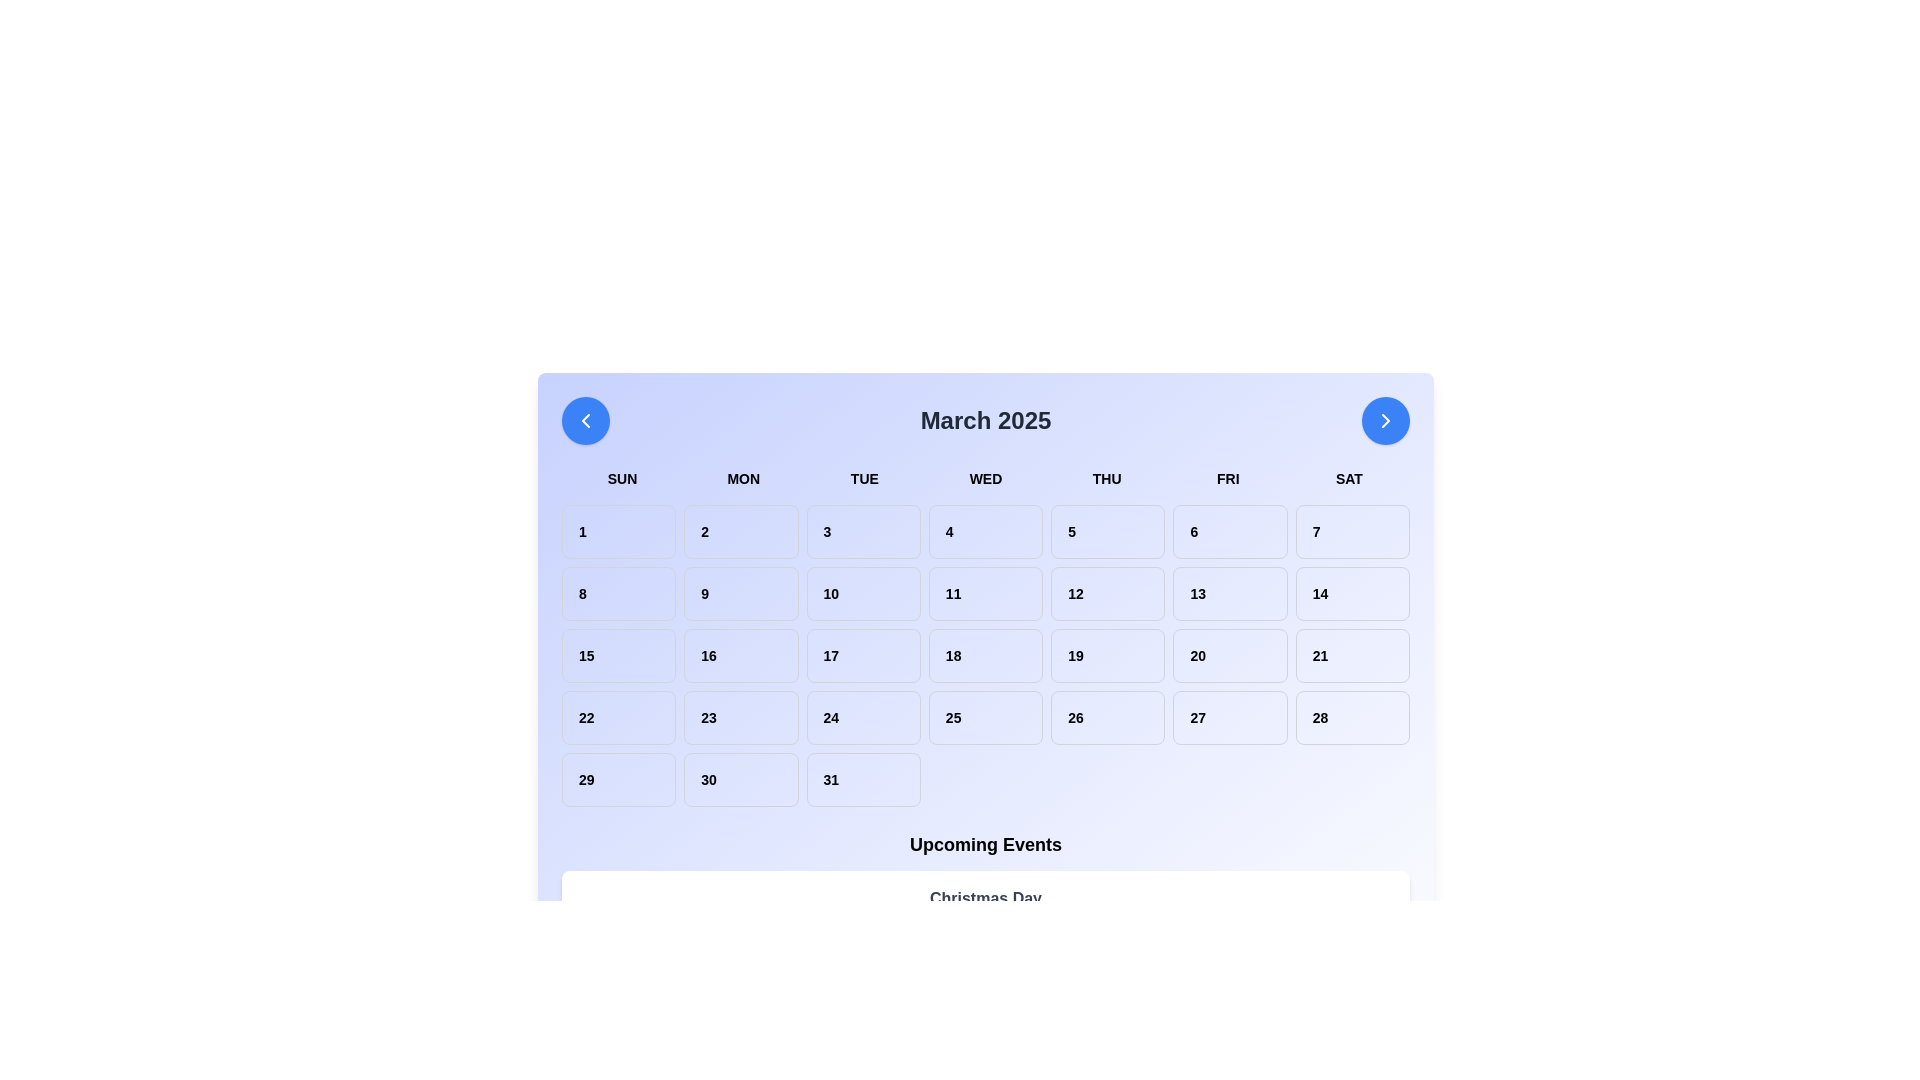  Describe the element at coordinates (1352, 716) in the screenshot. I see `the text value displayed in the small text label showing the number '28', which is bold and centrally aligned within the date box for '28' in the calendar interface` at that location.